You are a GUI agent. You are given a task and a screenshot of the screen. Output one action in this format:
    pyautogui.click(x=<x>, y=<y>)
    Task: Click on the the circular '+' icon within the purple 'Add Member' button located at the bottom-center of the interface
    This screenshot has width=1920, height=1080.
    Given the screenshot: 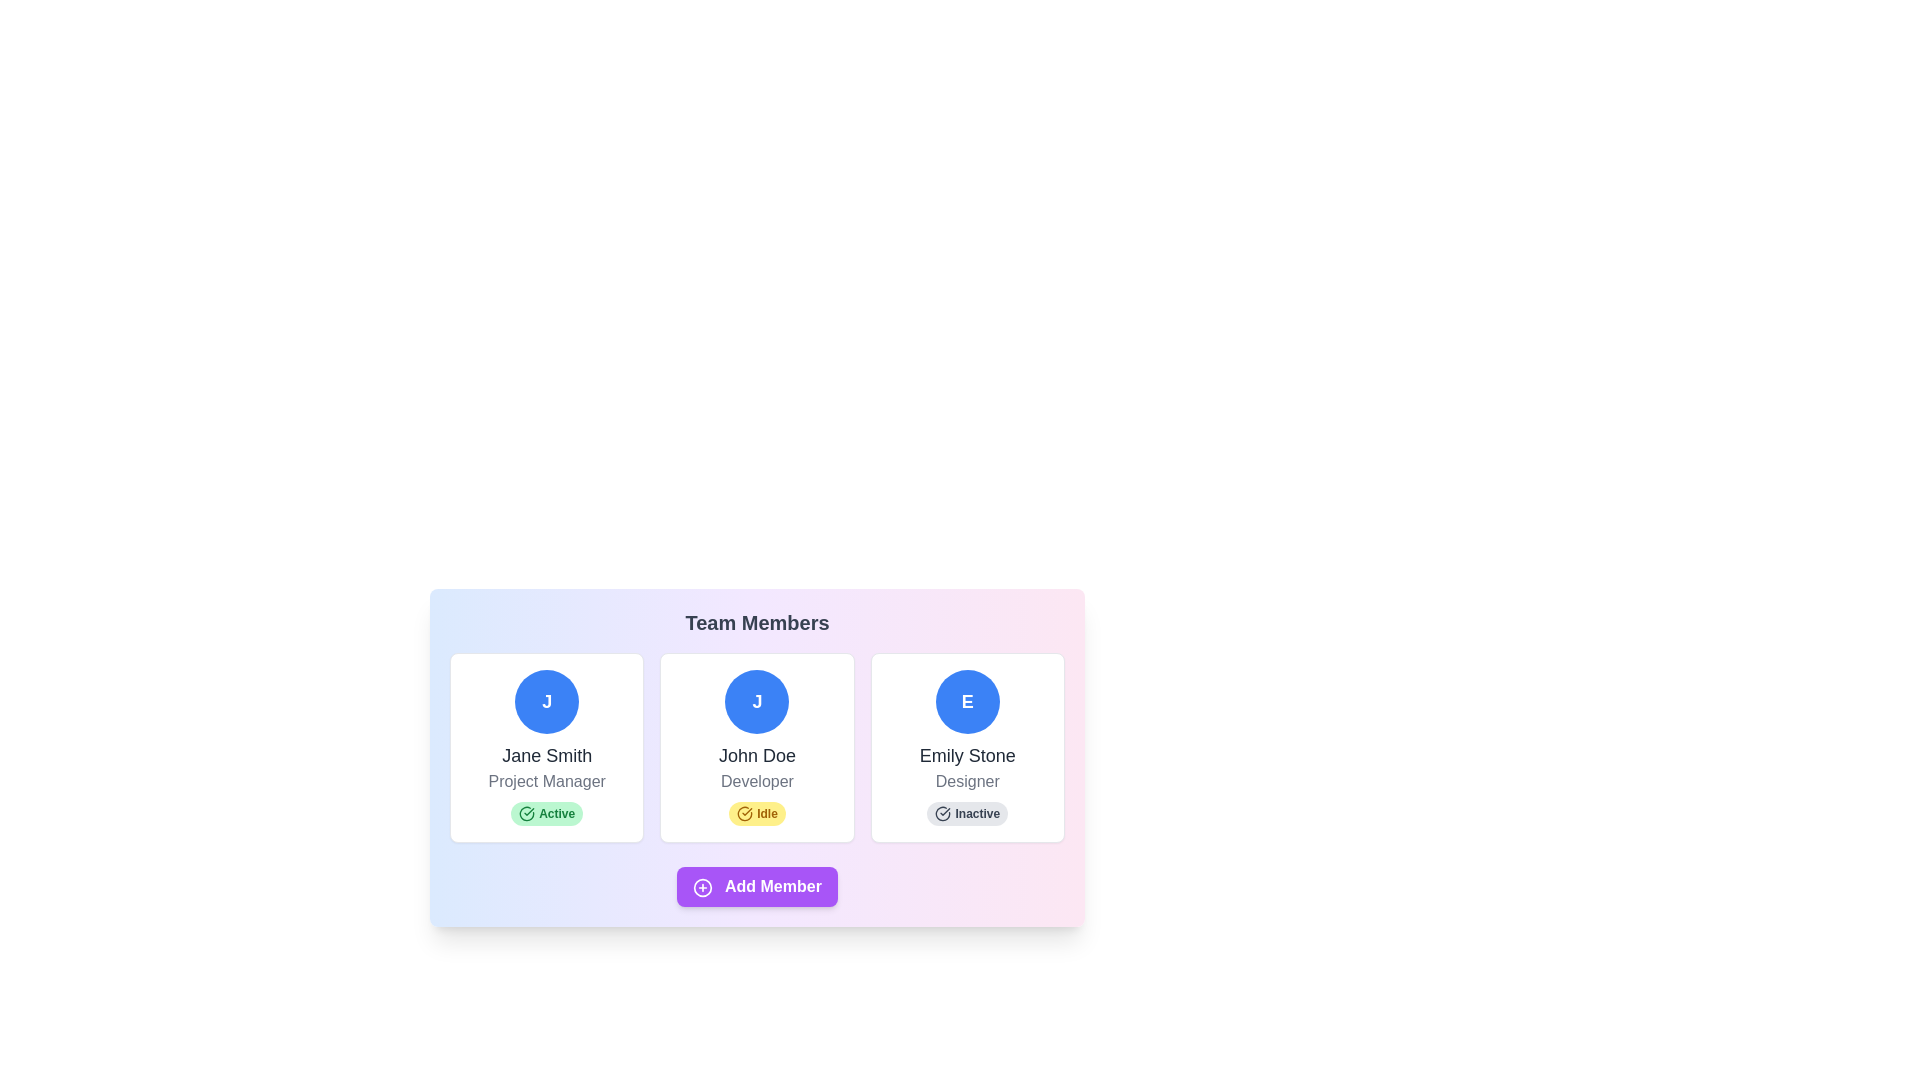 What is the action you would take?
    pyautogui.click(x=703, y=886)
    